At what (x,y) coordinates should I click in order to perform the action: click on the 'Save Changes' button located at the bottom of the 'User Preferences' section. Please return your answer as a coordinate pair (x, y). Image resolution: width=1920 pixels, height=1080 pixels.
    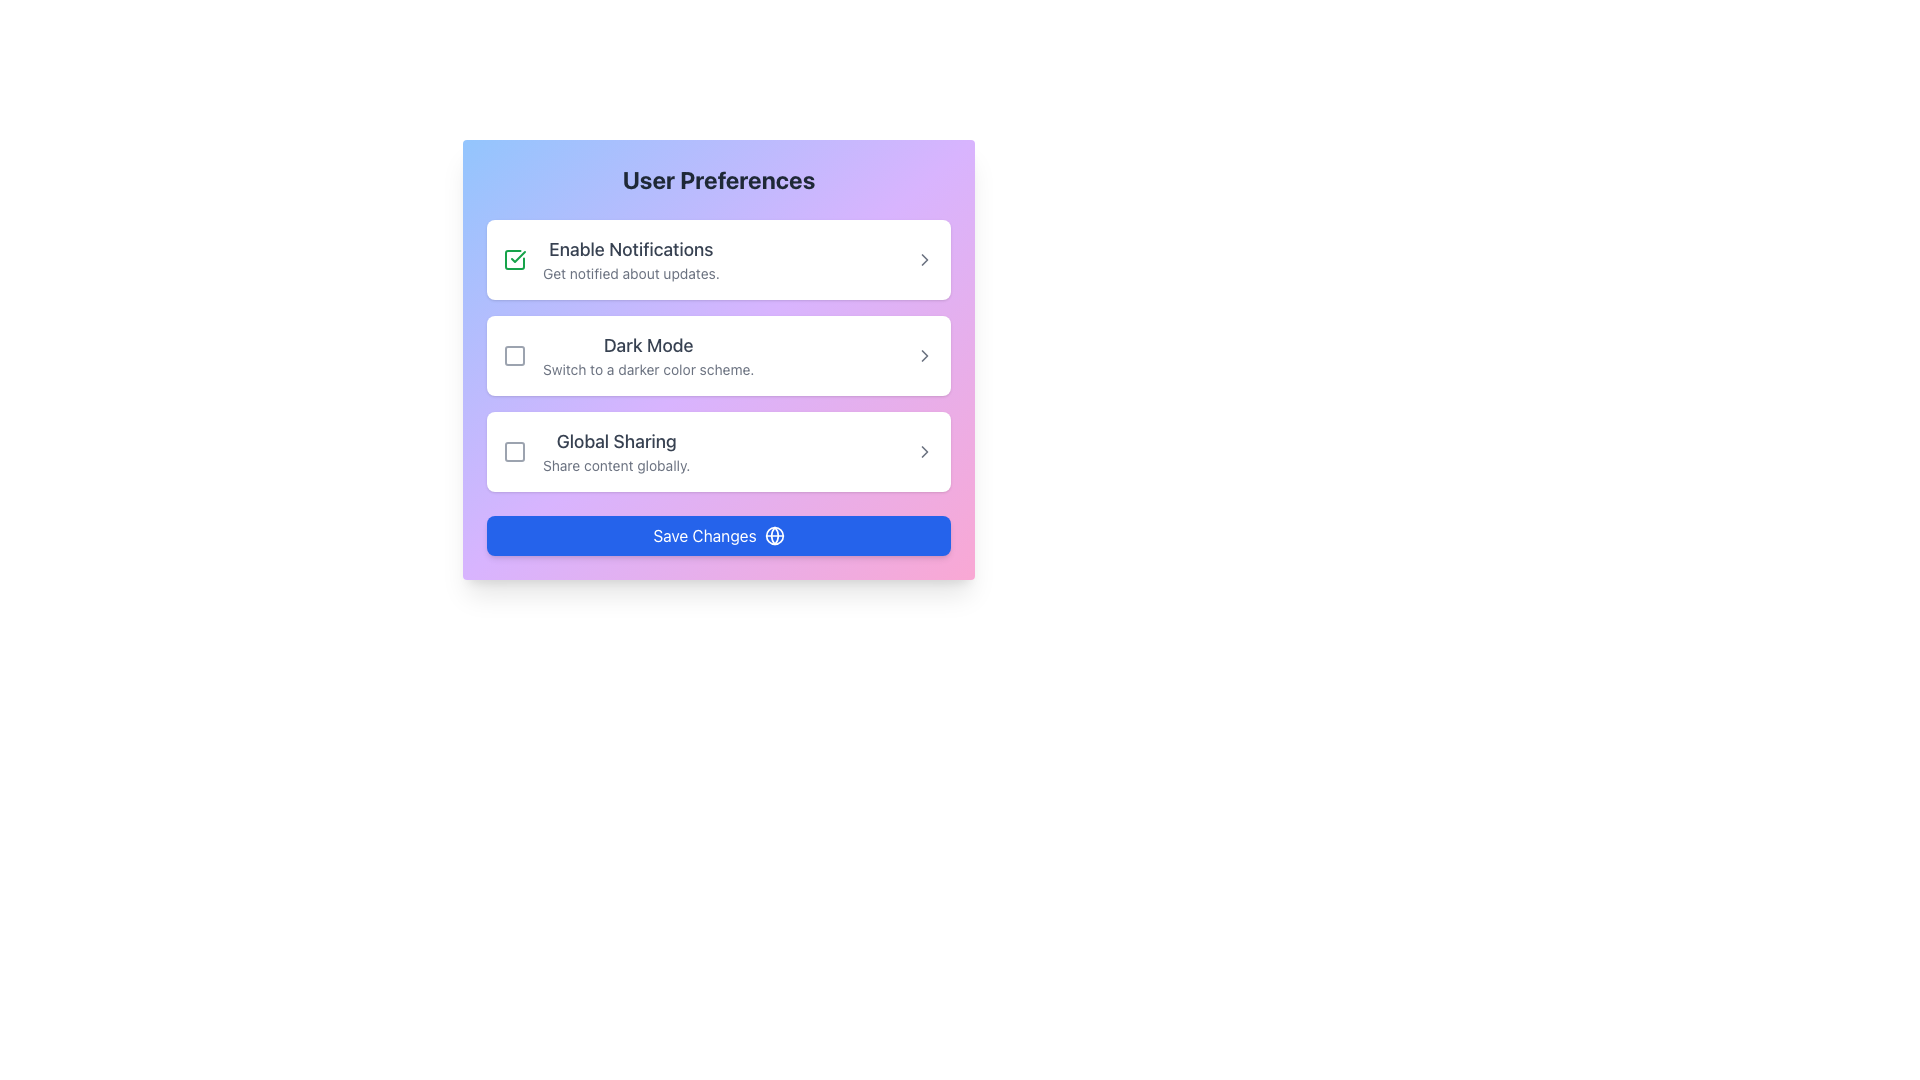
    Looking at the image, I should click on (719, 535).